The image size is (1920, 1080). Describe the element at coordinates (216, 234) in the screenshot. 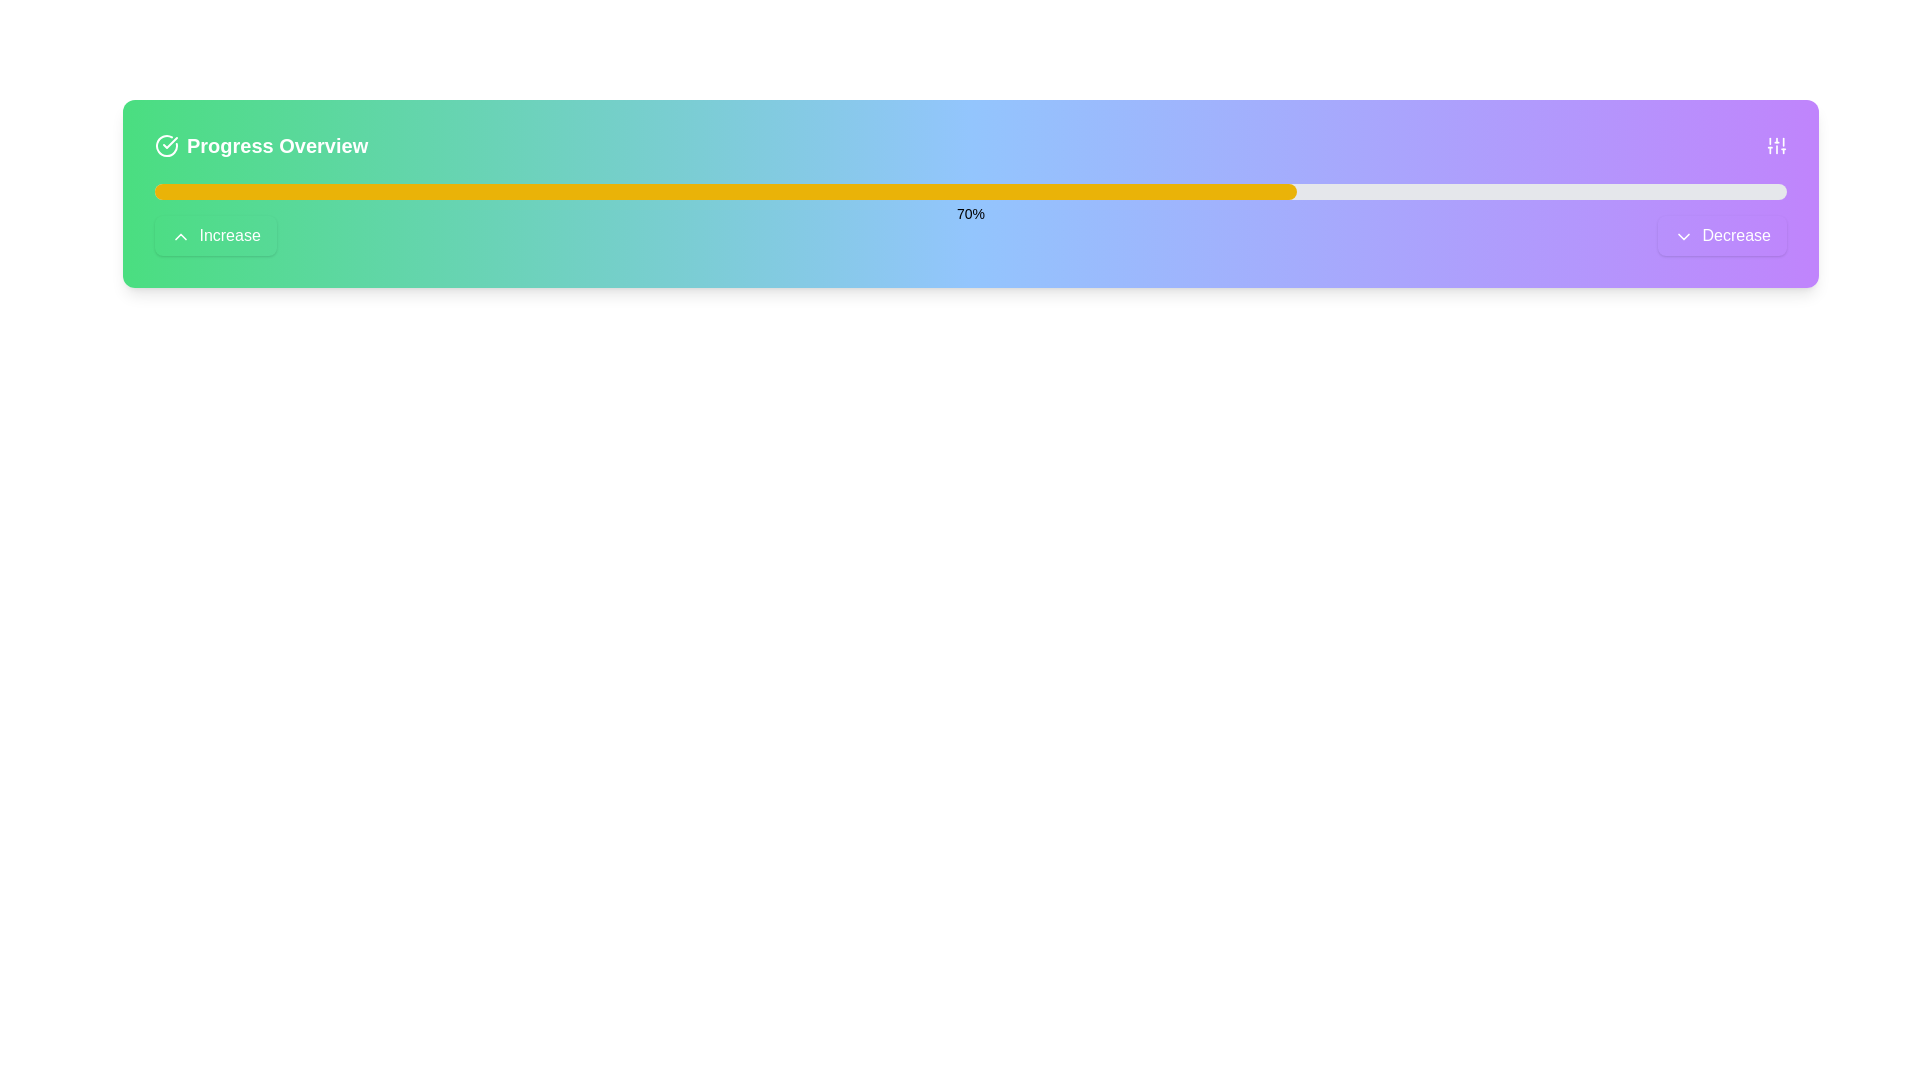

I see `the 'Increase' button, which is the first button in a horizontal sequence next to a progress bar, to adjust the associated value upwards` at that location.